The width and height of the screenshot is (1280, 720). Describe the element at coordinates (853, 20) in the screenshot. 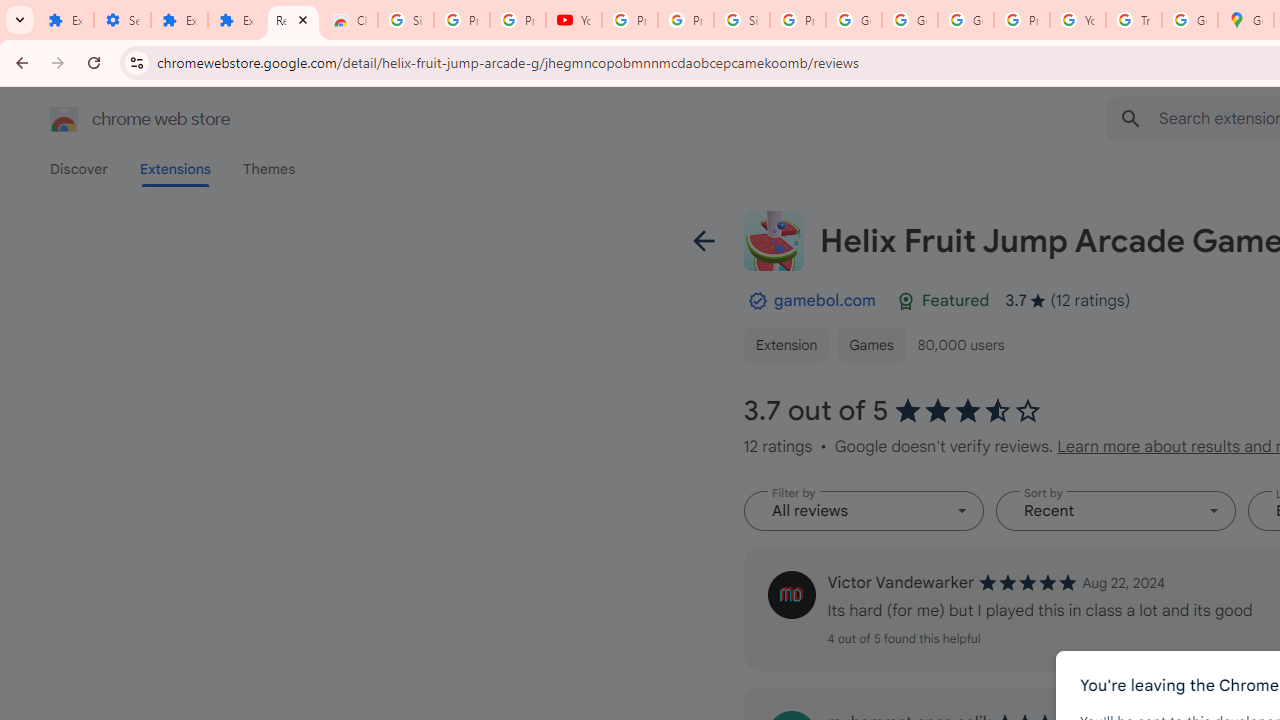

I see `'Google Account'` at that location.